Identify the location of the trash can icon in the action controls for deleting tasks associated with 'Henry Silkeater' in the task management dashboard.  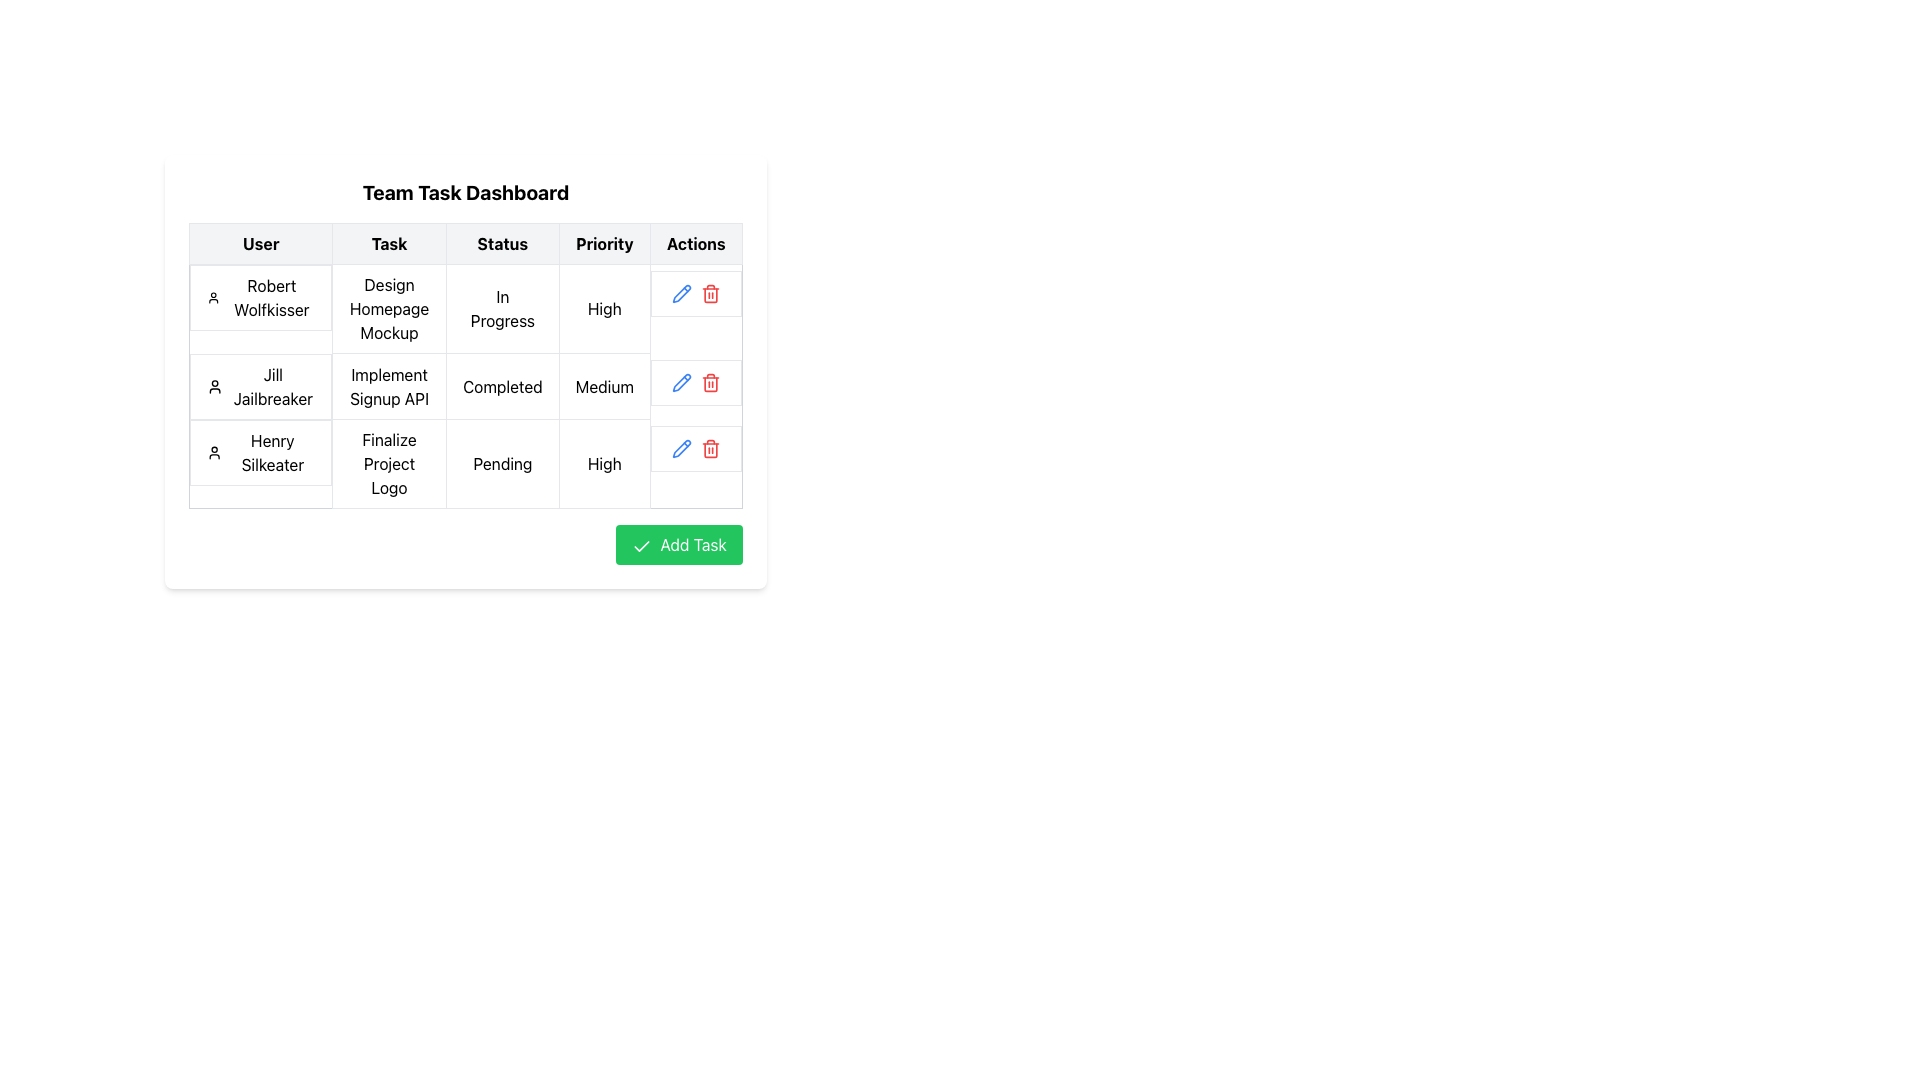
(696, 447).